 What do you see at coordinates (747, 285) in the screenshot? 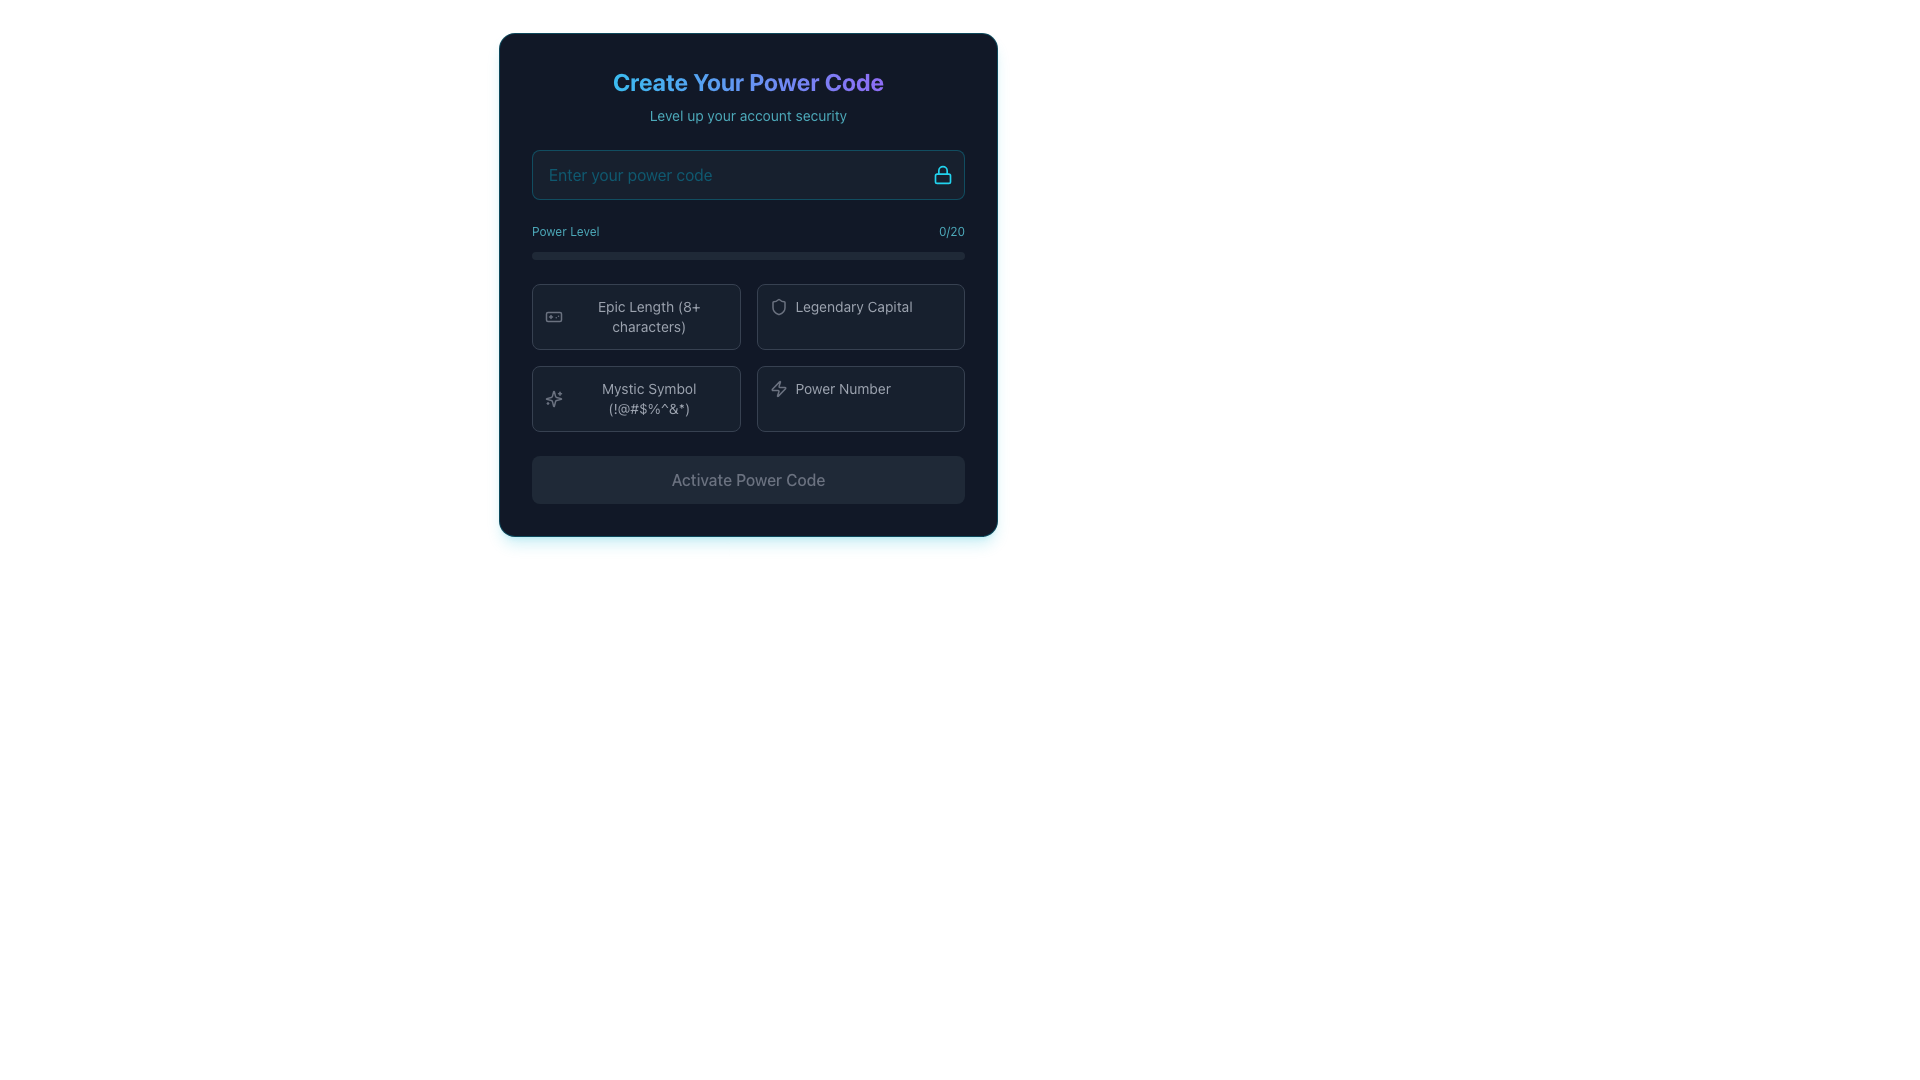
I see `the Informational Display Component located in the first cell of a grid layout, positioned leftmost in the top row, providing feedback on password or security code requirements` at bounding box center [747, 285].